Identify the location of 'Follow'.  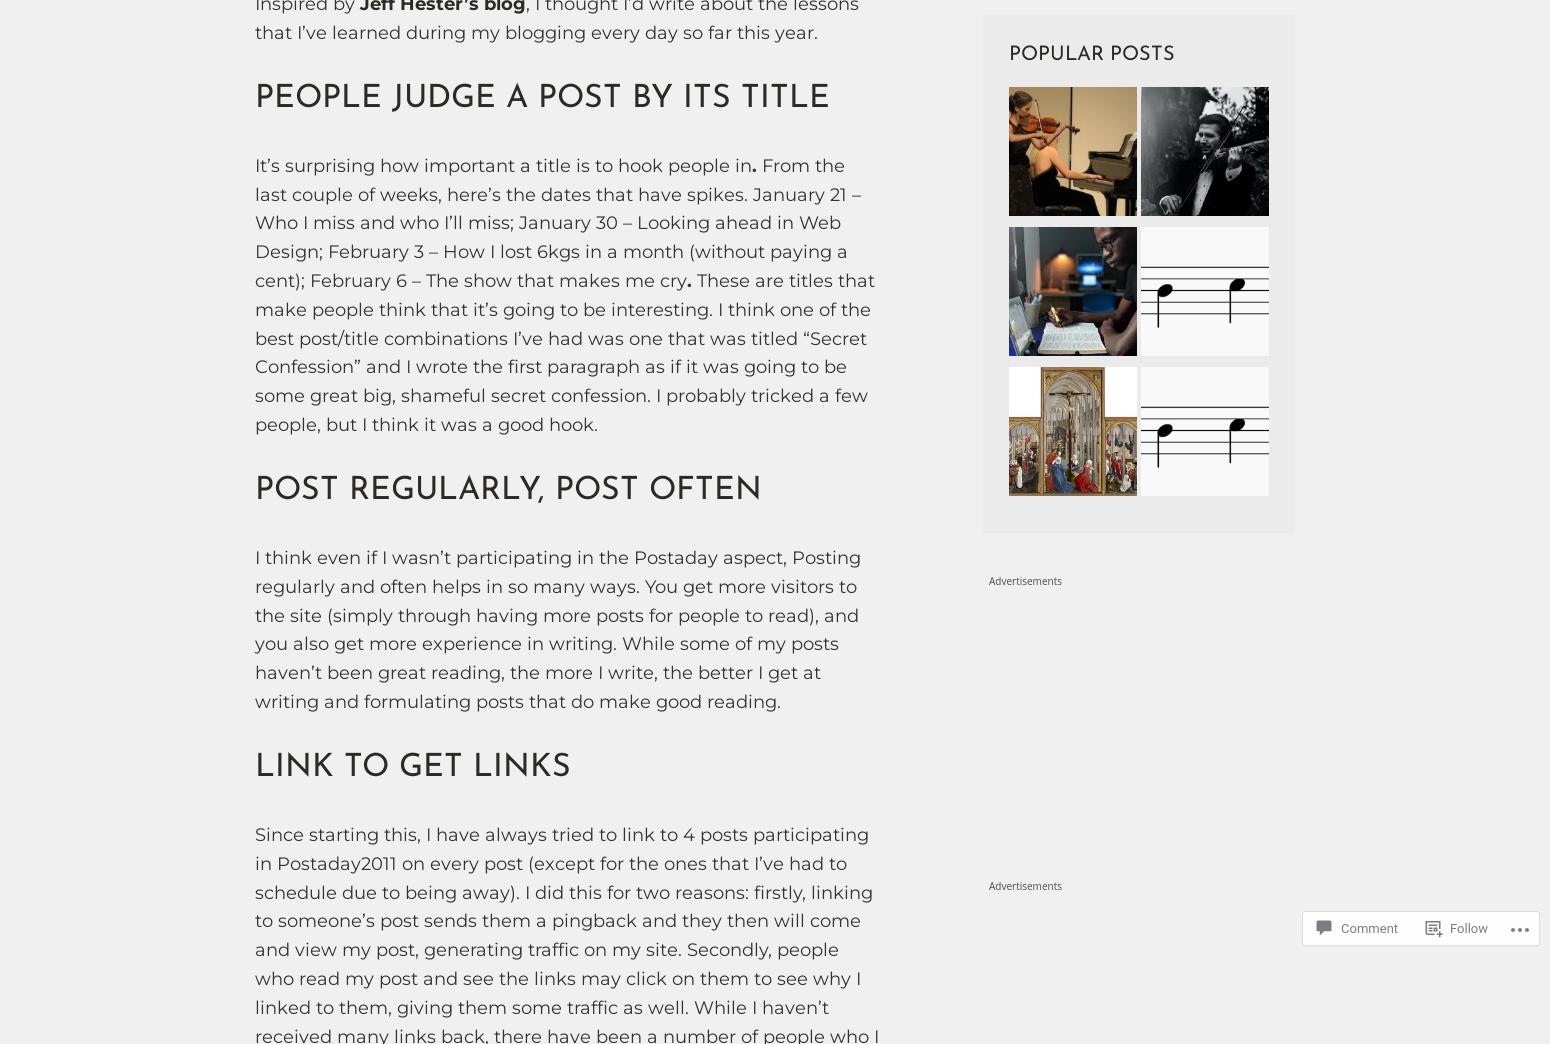
(1449, 927).